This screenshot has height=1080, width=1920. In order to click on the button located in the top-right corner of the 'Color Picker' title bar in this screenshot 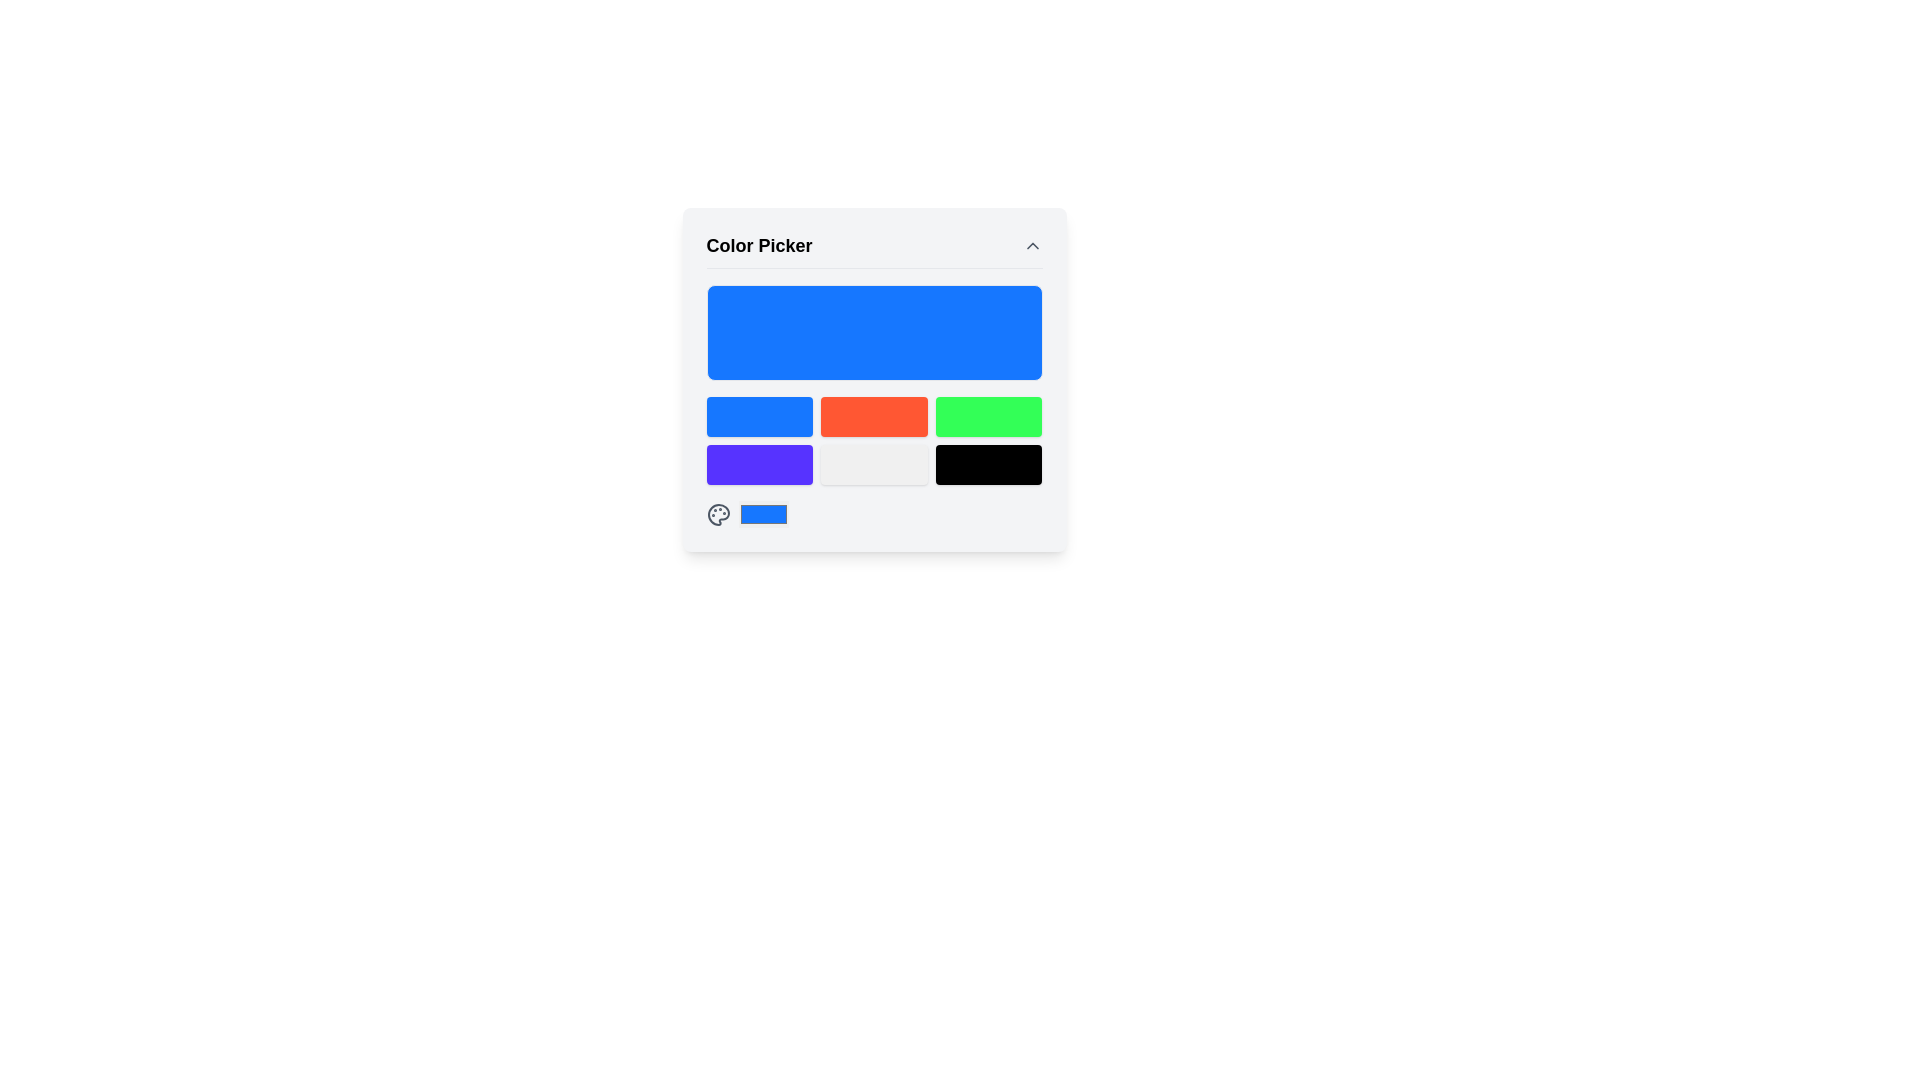, I will do `click(1032, 245)`.